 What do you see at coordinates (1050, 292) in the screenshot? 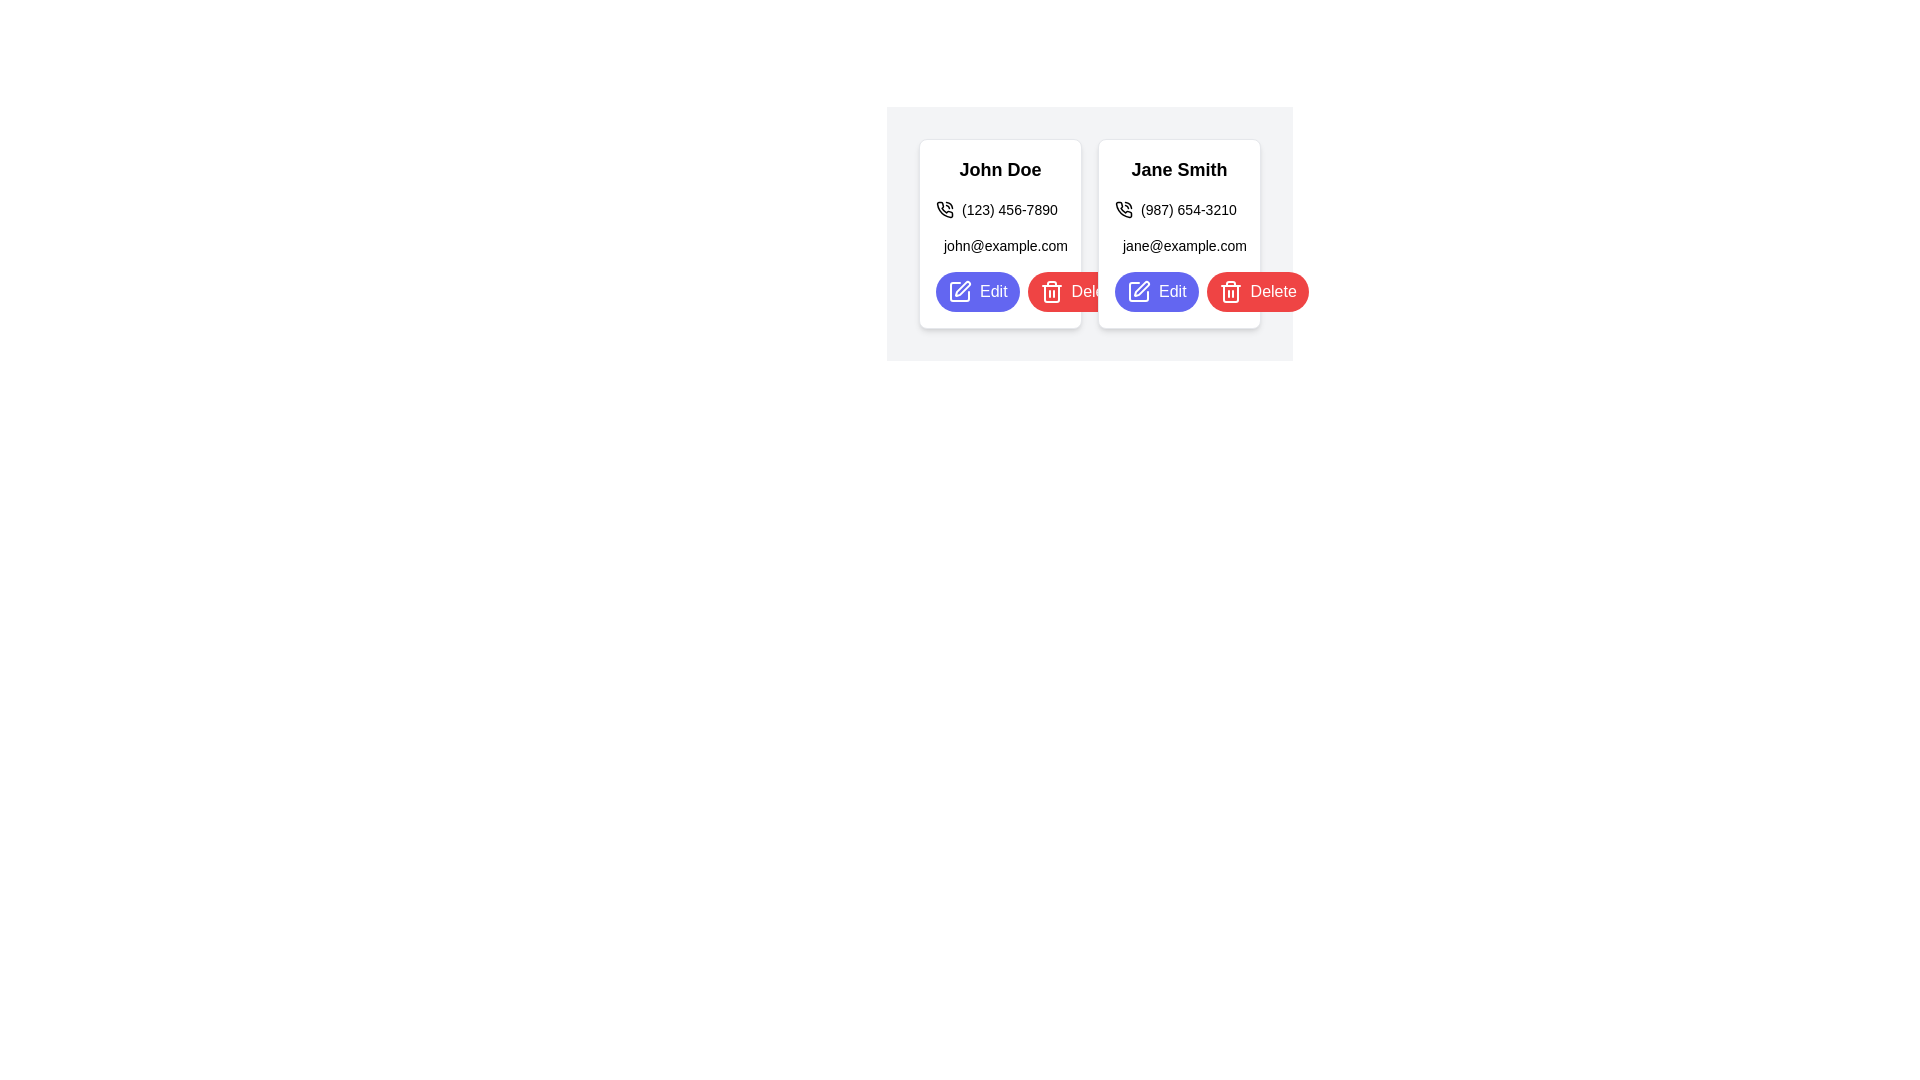
I see `the trash bin icon located at the bottom-right corner of the card layout` at bounding box center [1050, 292].